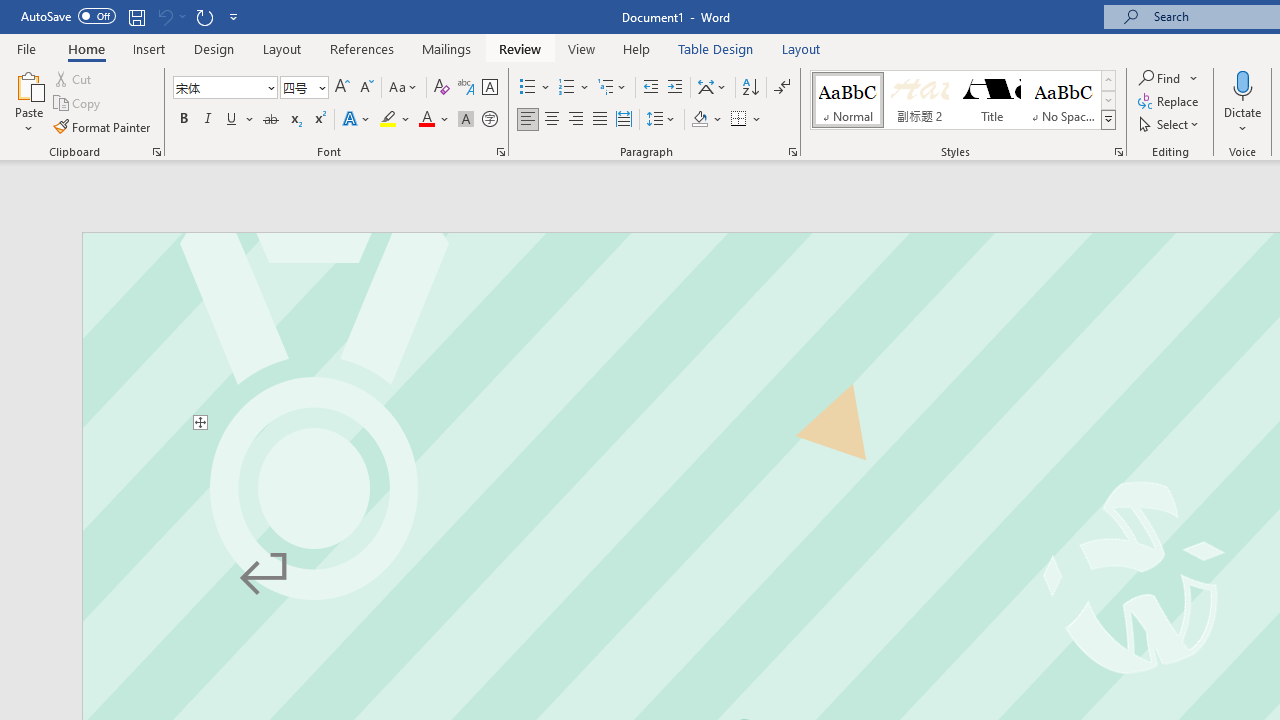 The image size is (1280, 720). I want to click on 'Multilevel List', so click(612, 86).